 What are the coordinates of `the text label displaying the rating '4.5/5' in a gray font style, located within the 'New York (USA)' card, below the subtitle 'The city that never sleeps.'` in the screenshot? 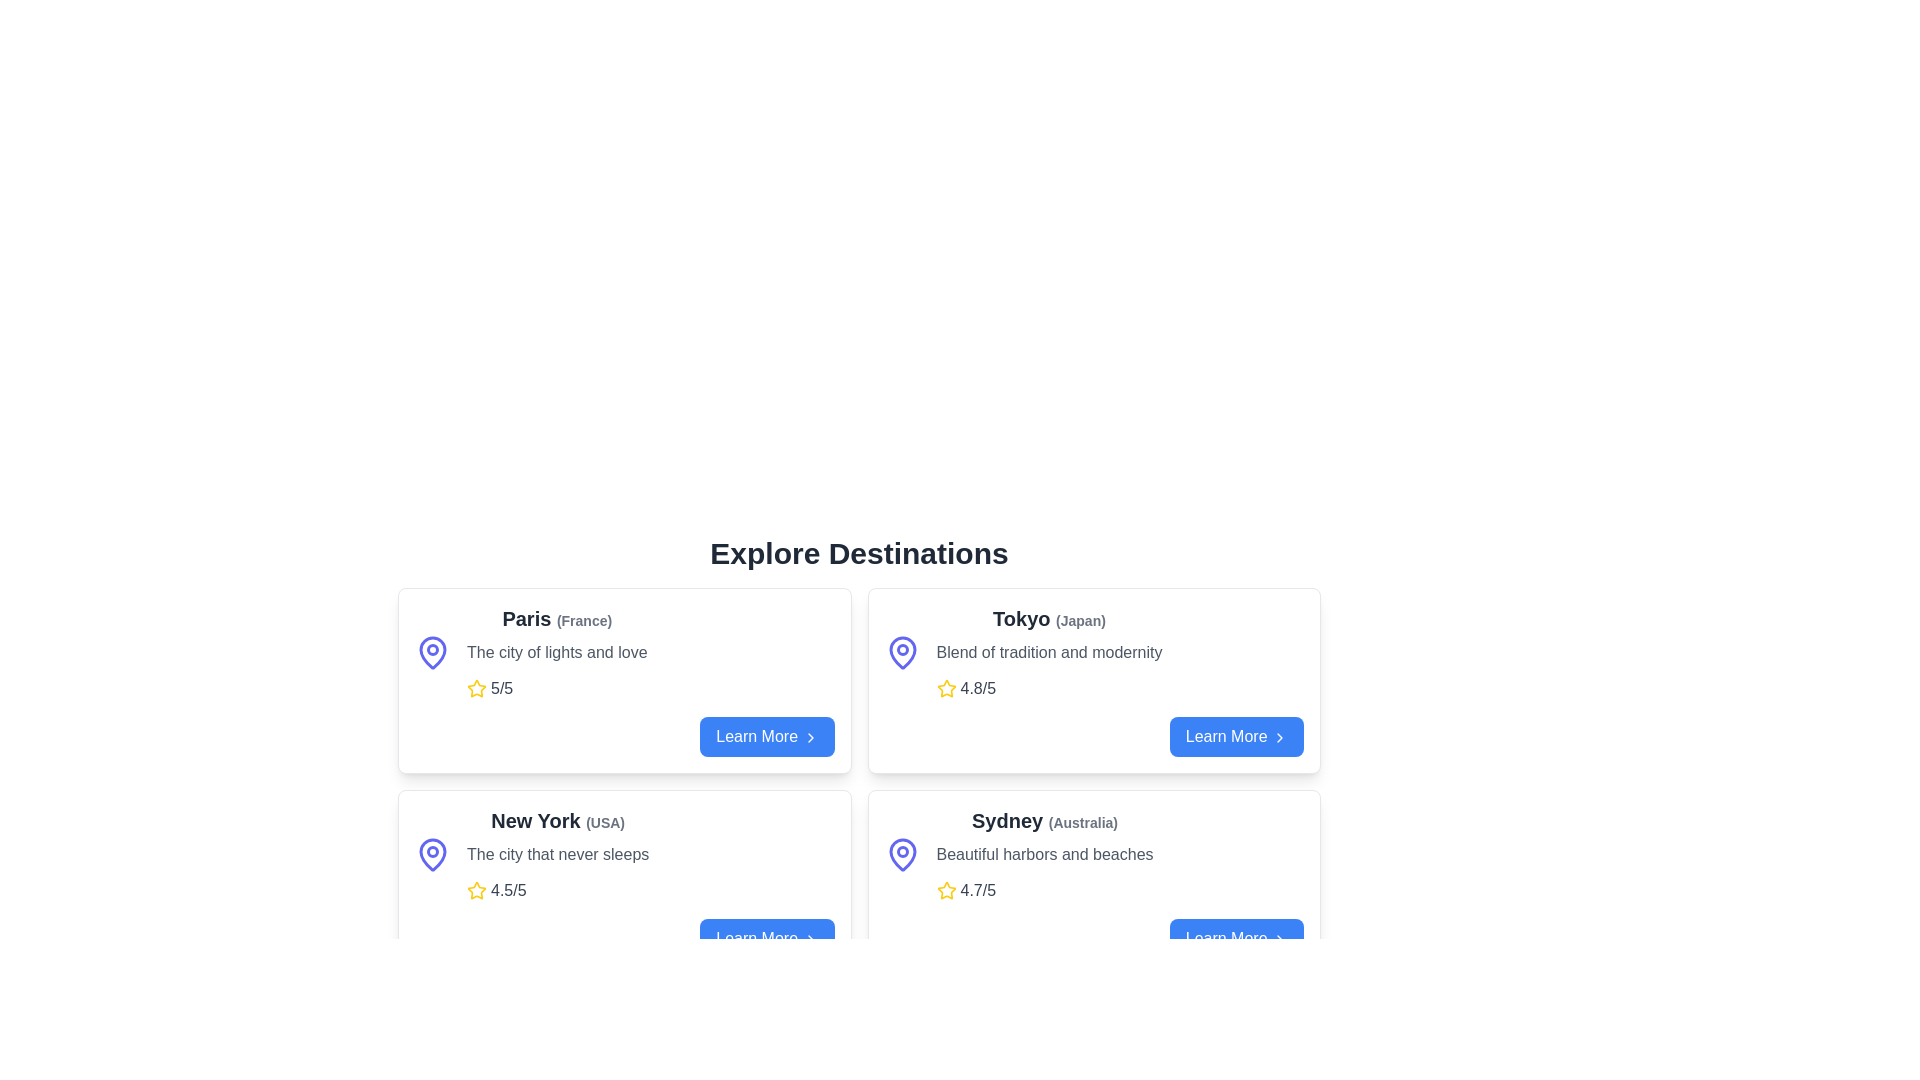 It's located at (508, 890).